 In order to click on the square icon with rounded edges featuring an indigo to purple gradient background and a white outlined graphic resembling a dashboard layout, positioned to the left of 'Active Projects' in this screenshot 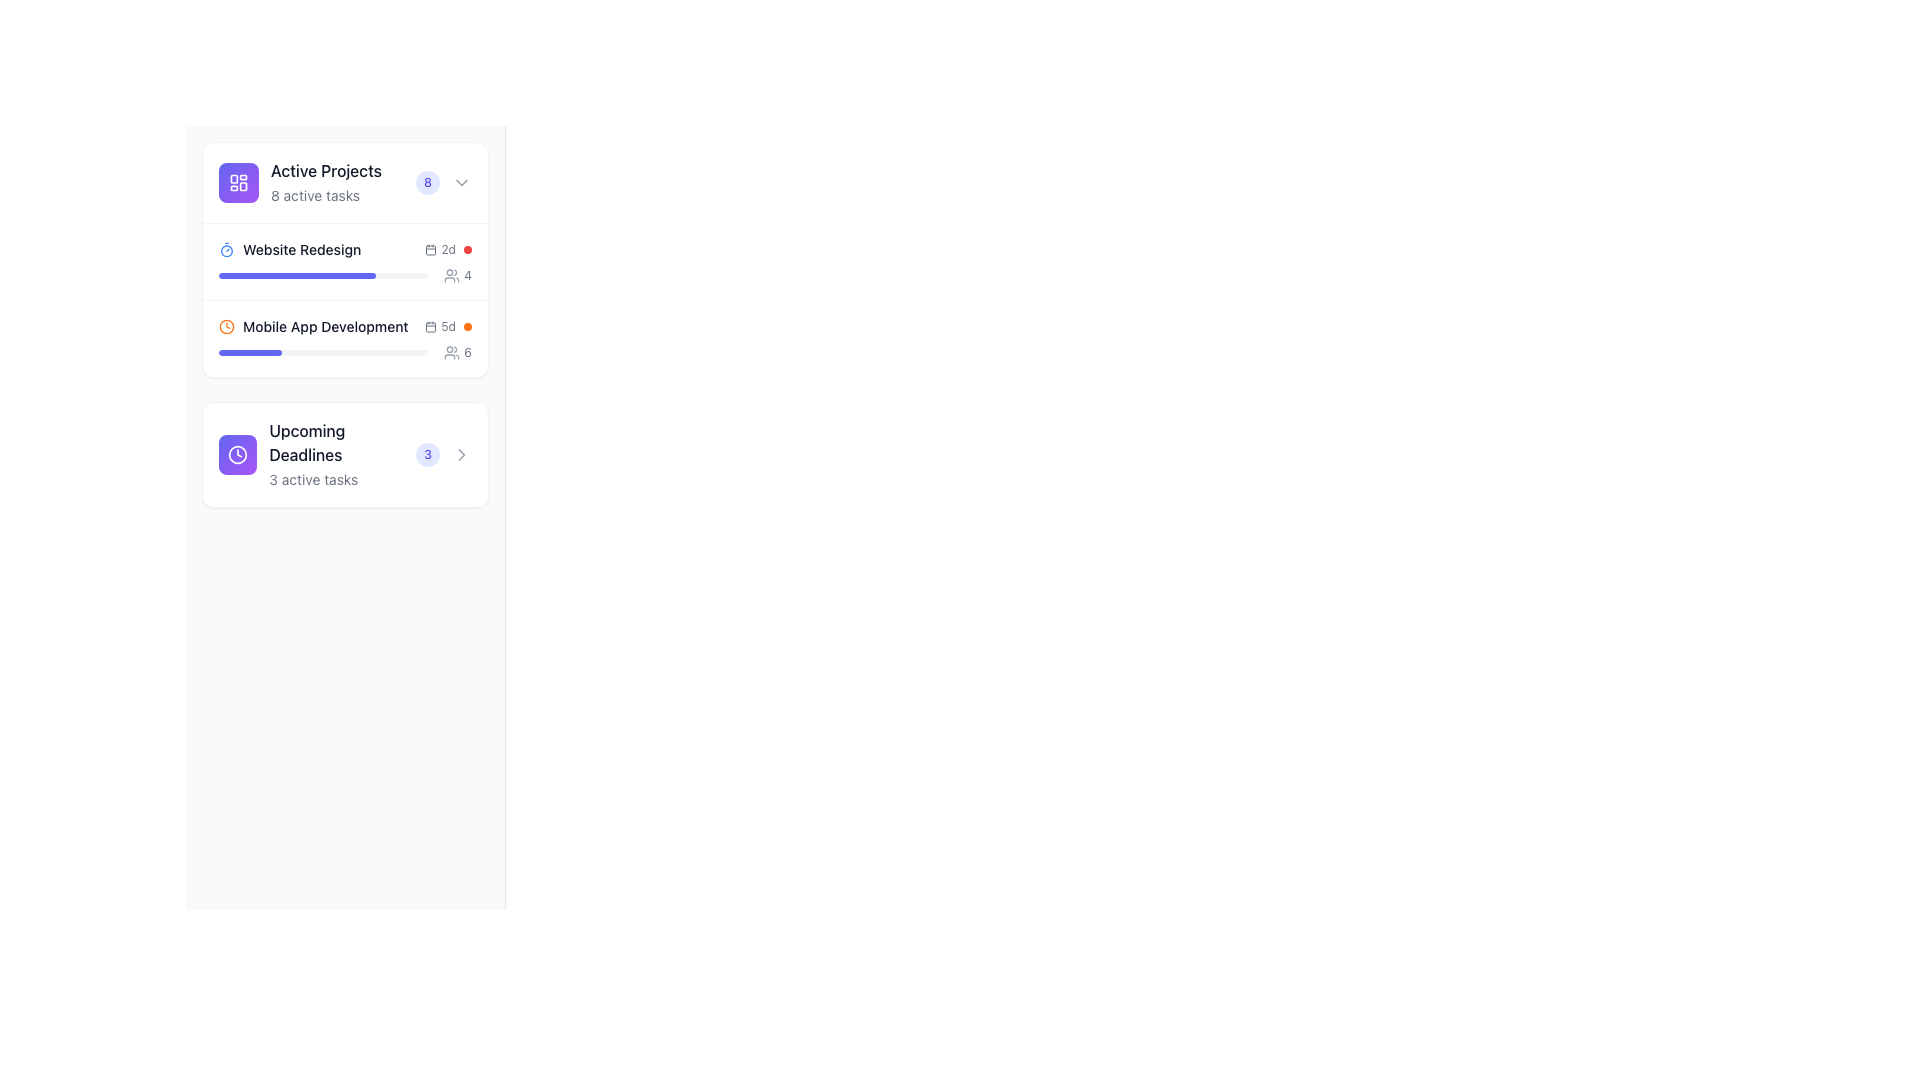, I will do `click(239, 182)`.